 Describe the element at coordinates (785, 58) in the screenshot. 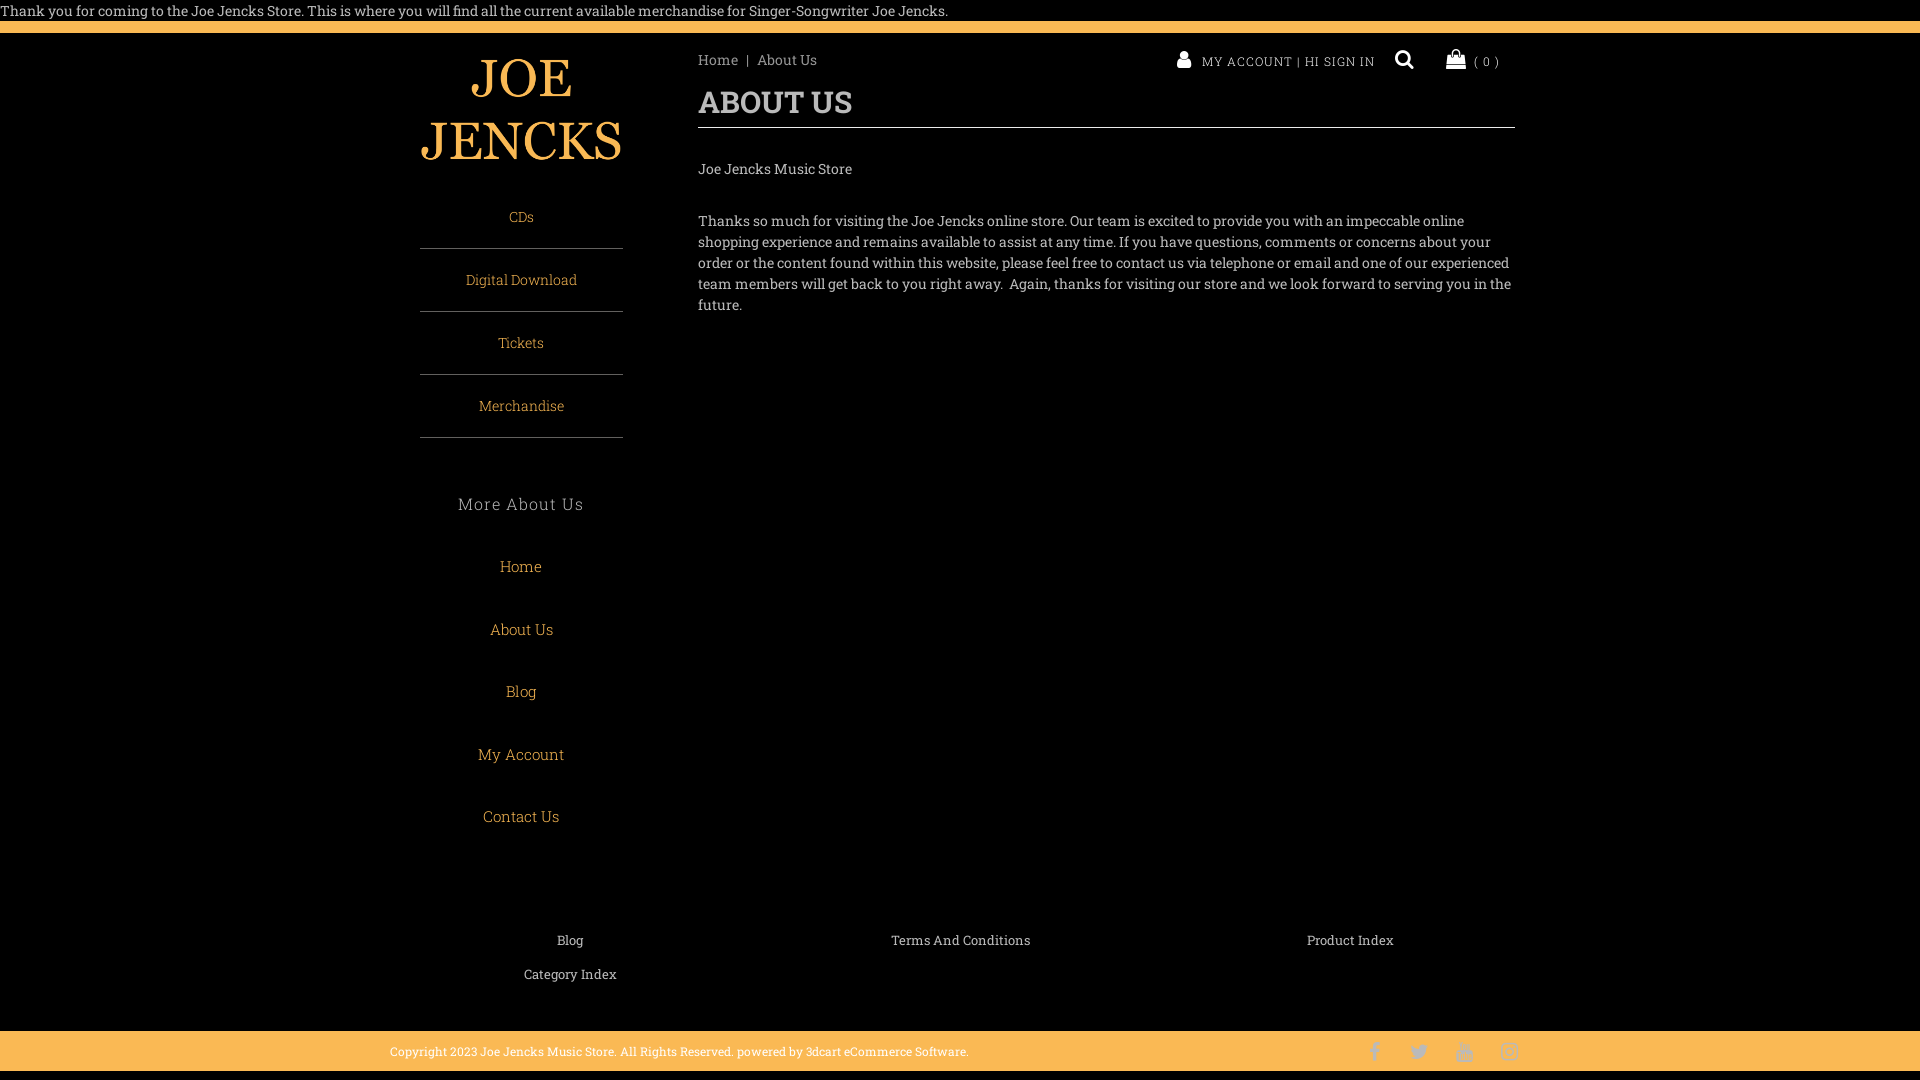

I see `'About Us'` at that location.